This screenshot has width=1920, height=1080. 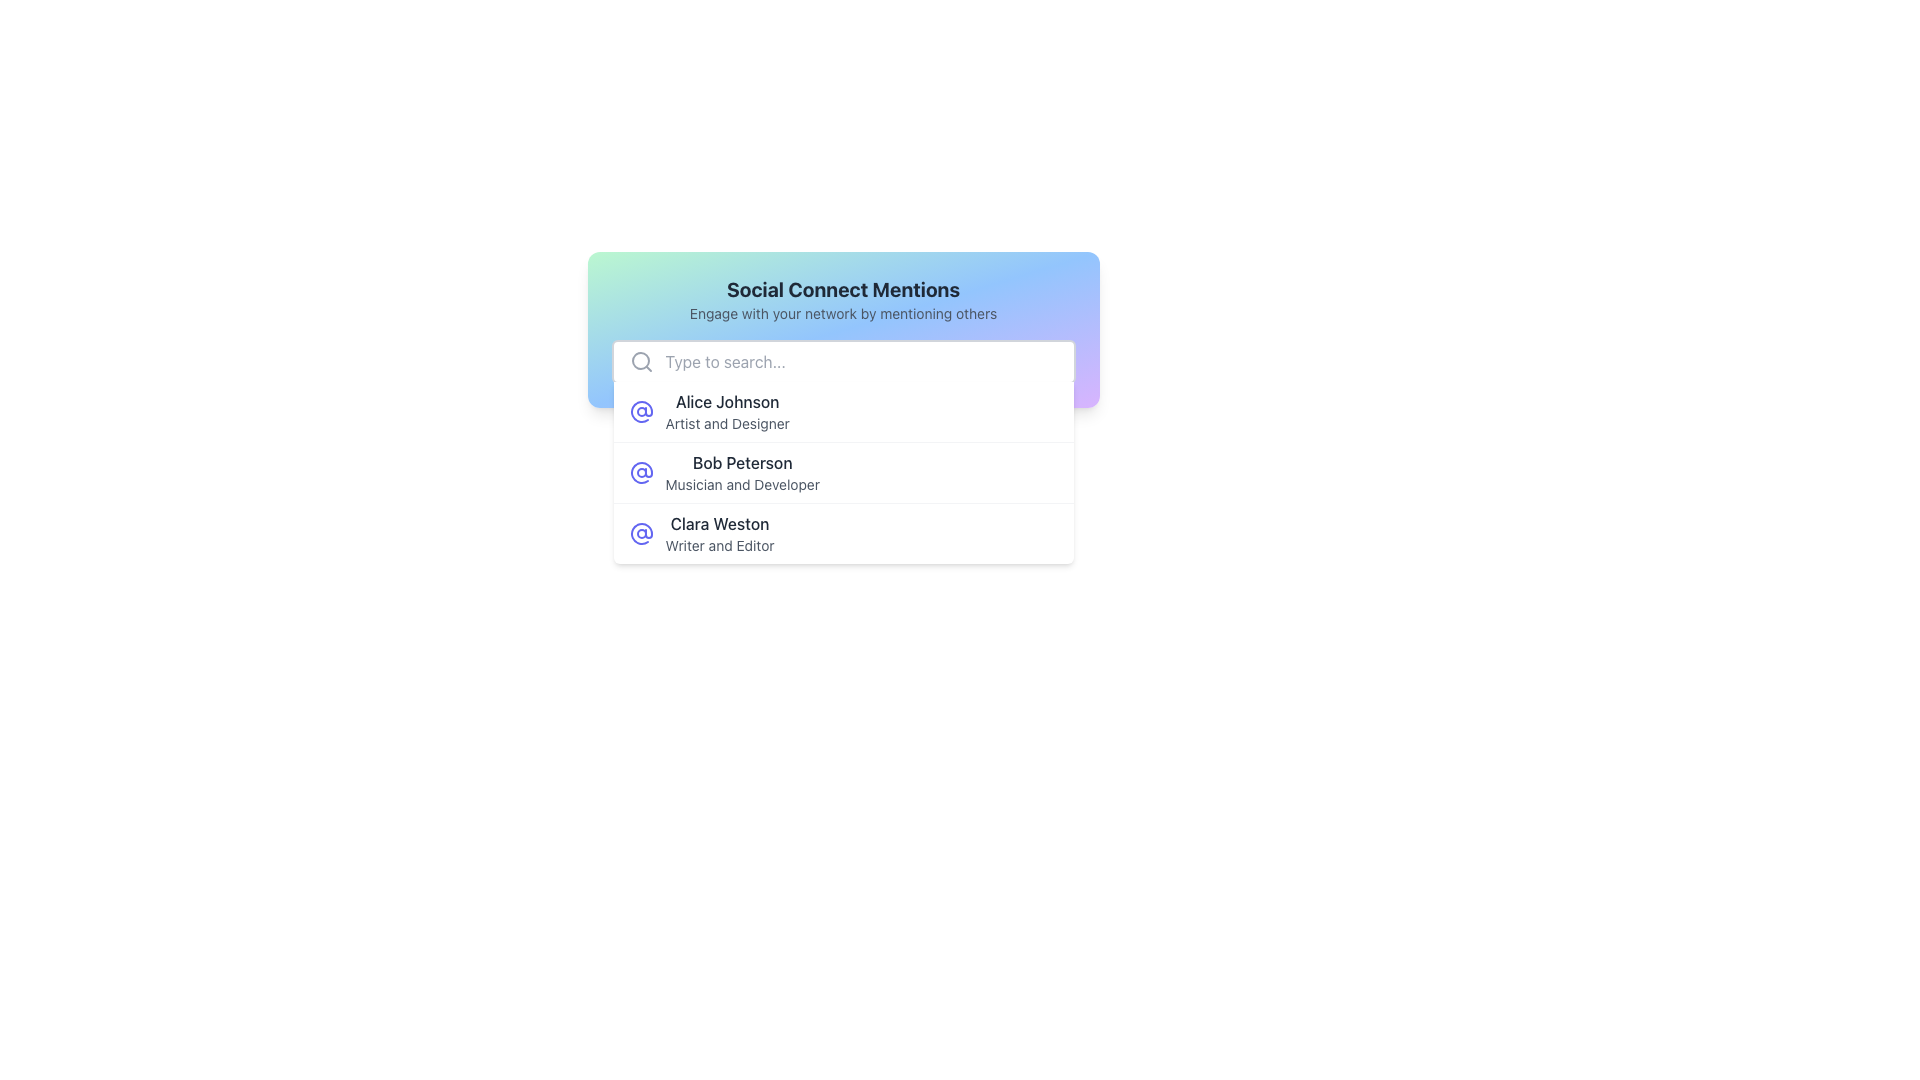 What do you see at coordinates (720, 523) in the screenshot?
I see `the text component displaying 'Clara Weston'` at bounding box center [720, 523].